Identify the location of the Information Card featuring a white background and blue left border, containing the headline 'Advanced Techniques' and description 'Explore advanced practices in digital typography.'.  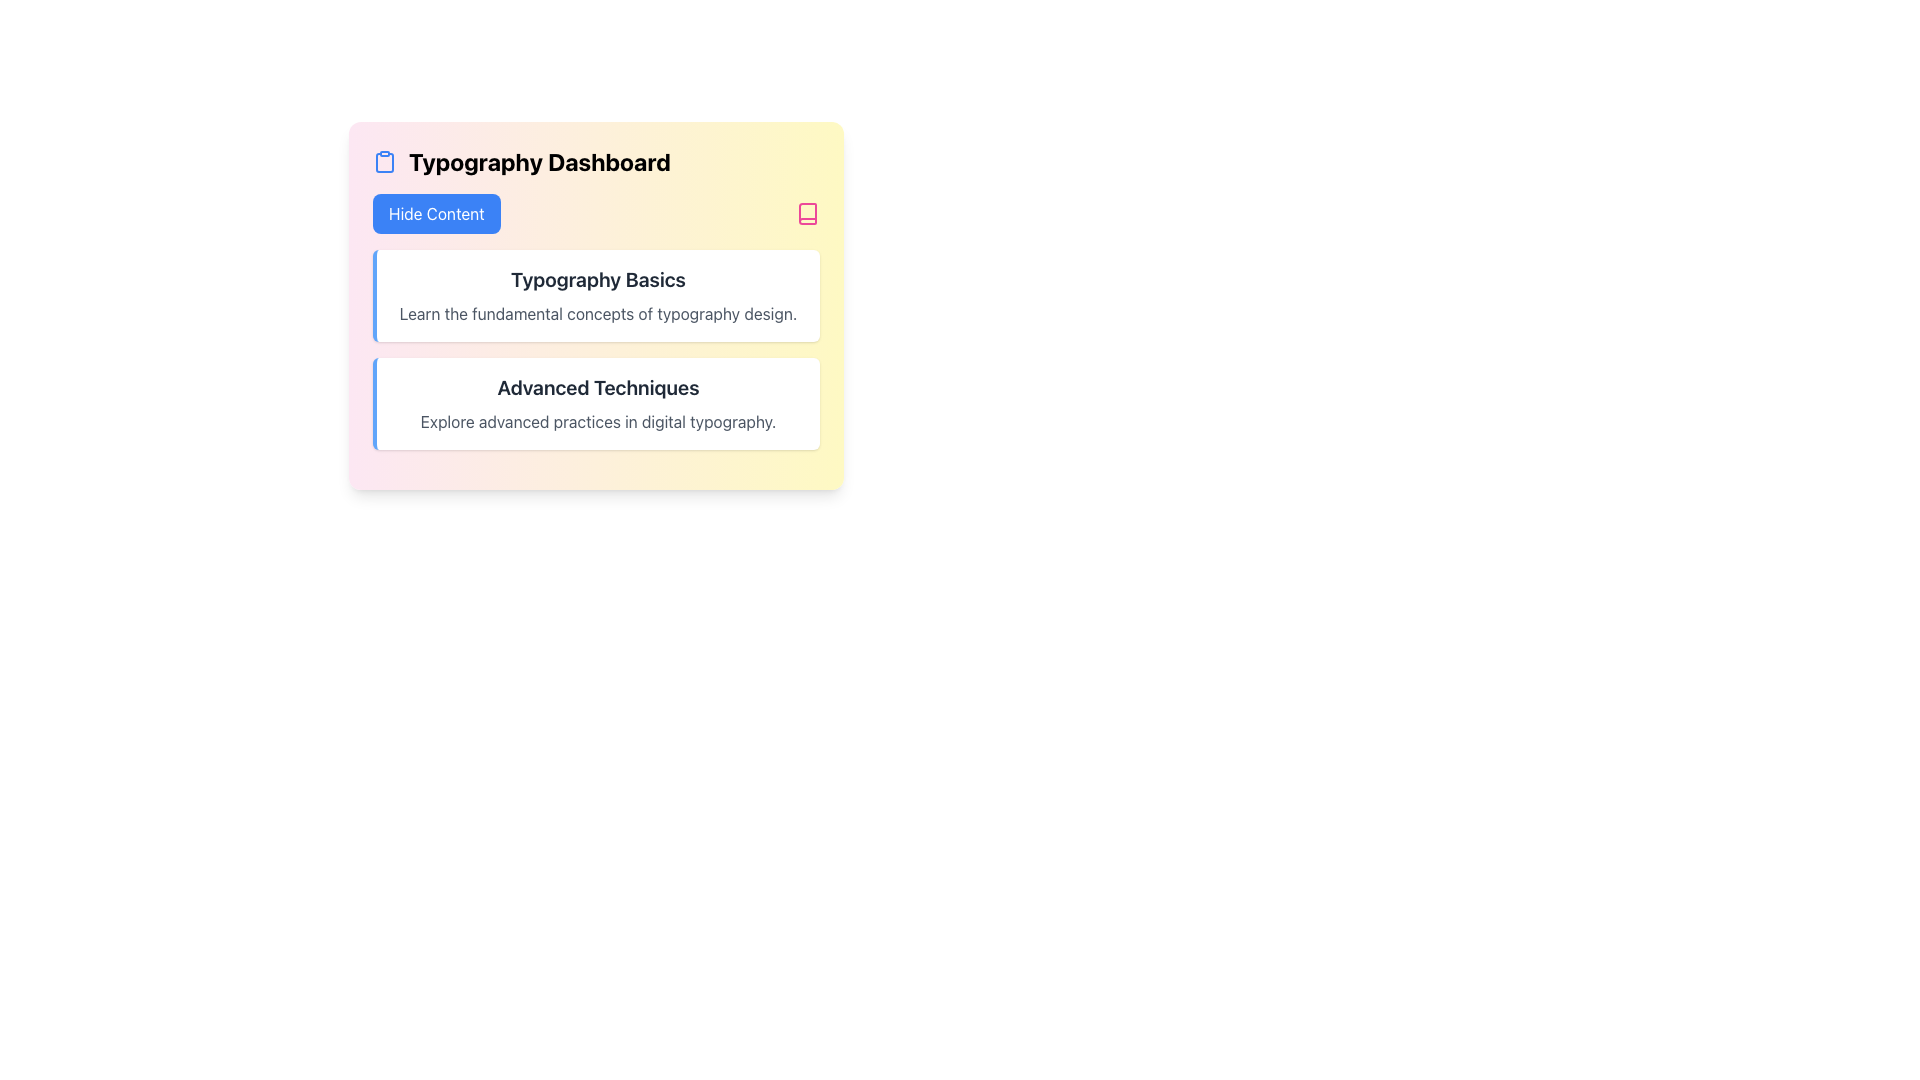
(595, 404).